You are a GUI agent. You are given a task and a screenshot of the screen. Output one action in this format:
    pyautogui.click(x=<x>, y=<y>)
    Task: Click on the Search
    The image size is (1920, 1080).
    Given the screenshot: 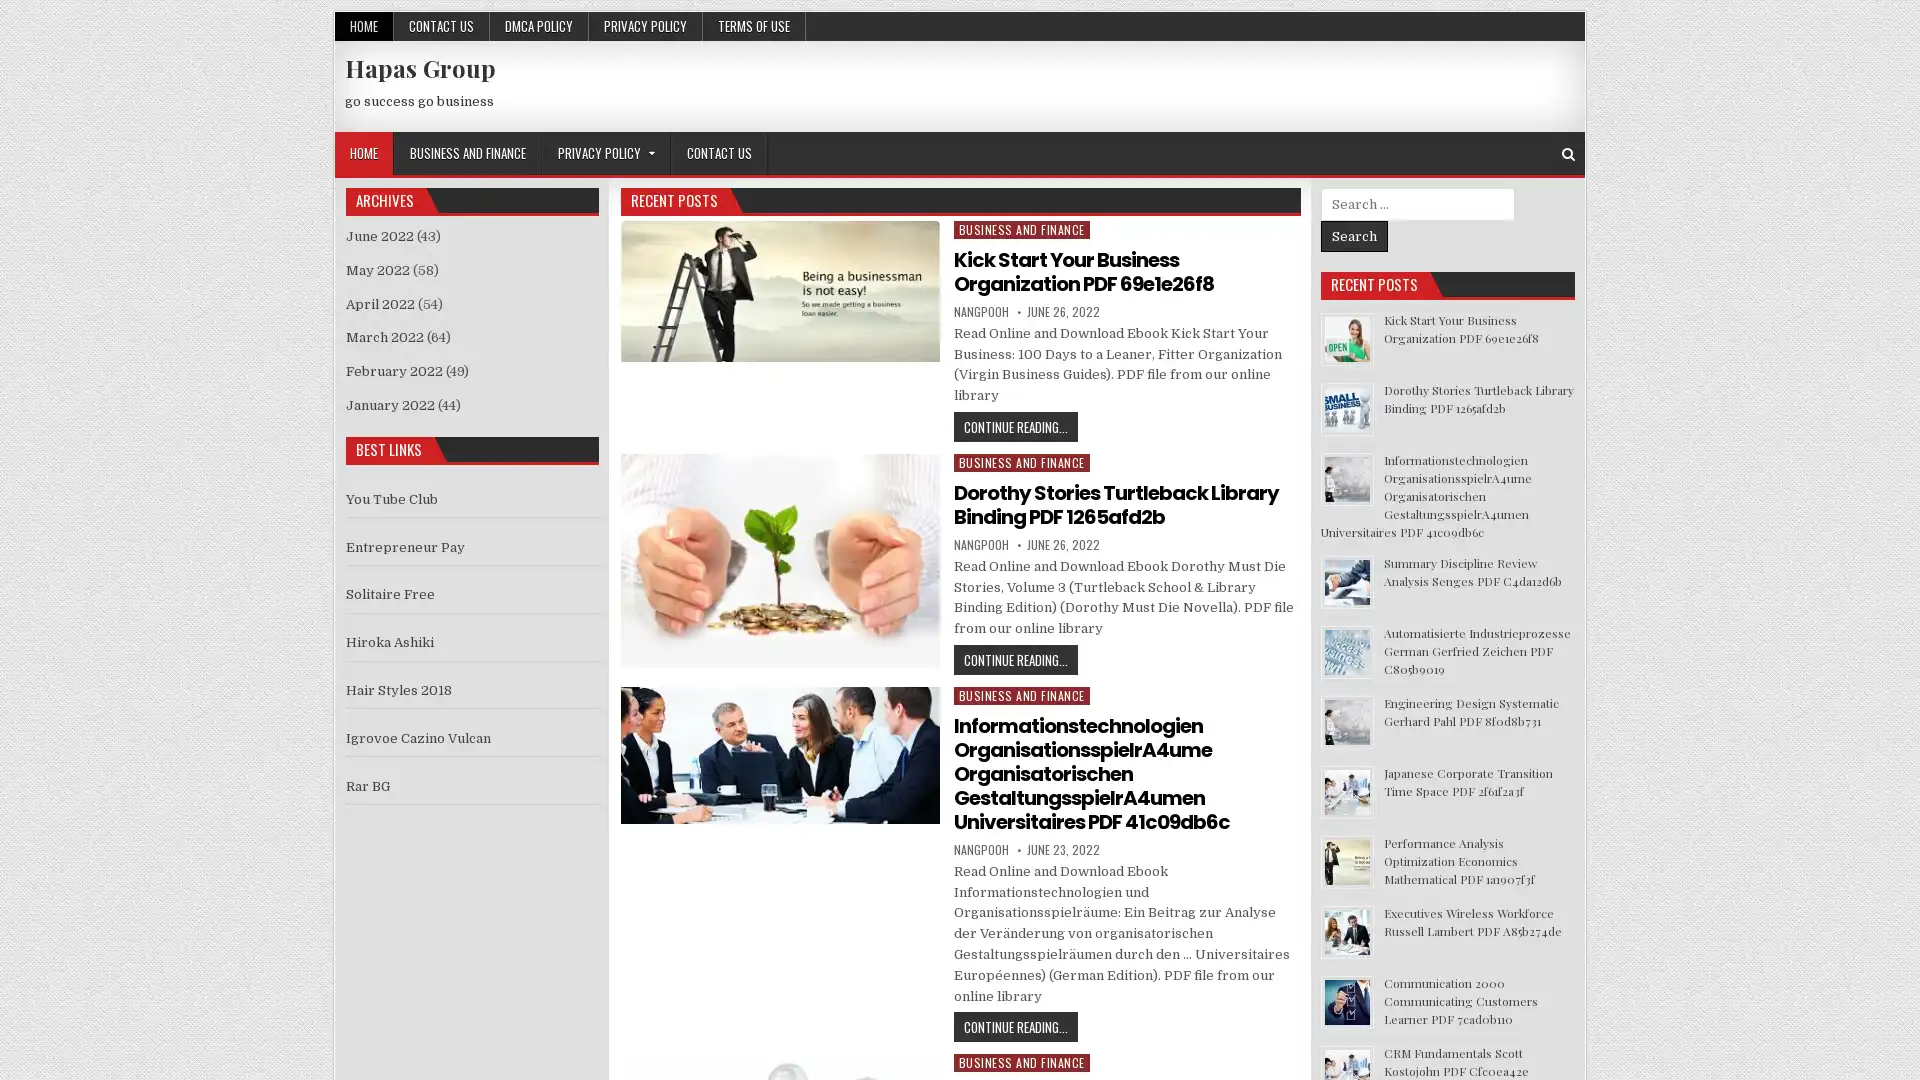 What is the action you would take?
    pyautogui.click(x=1354, y=235)
    